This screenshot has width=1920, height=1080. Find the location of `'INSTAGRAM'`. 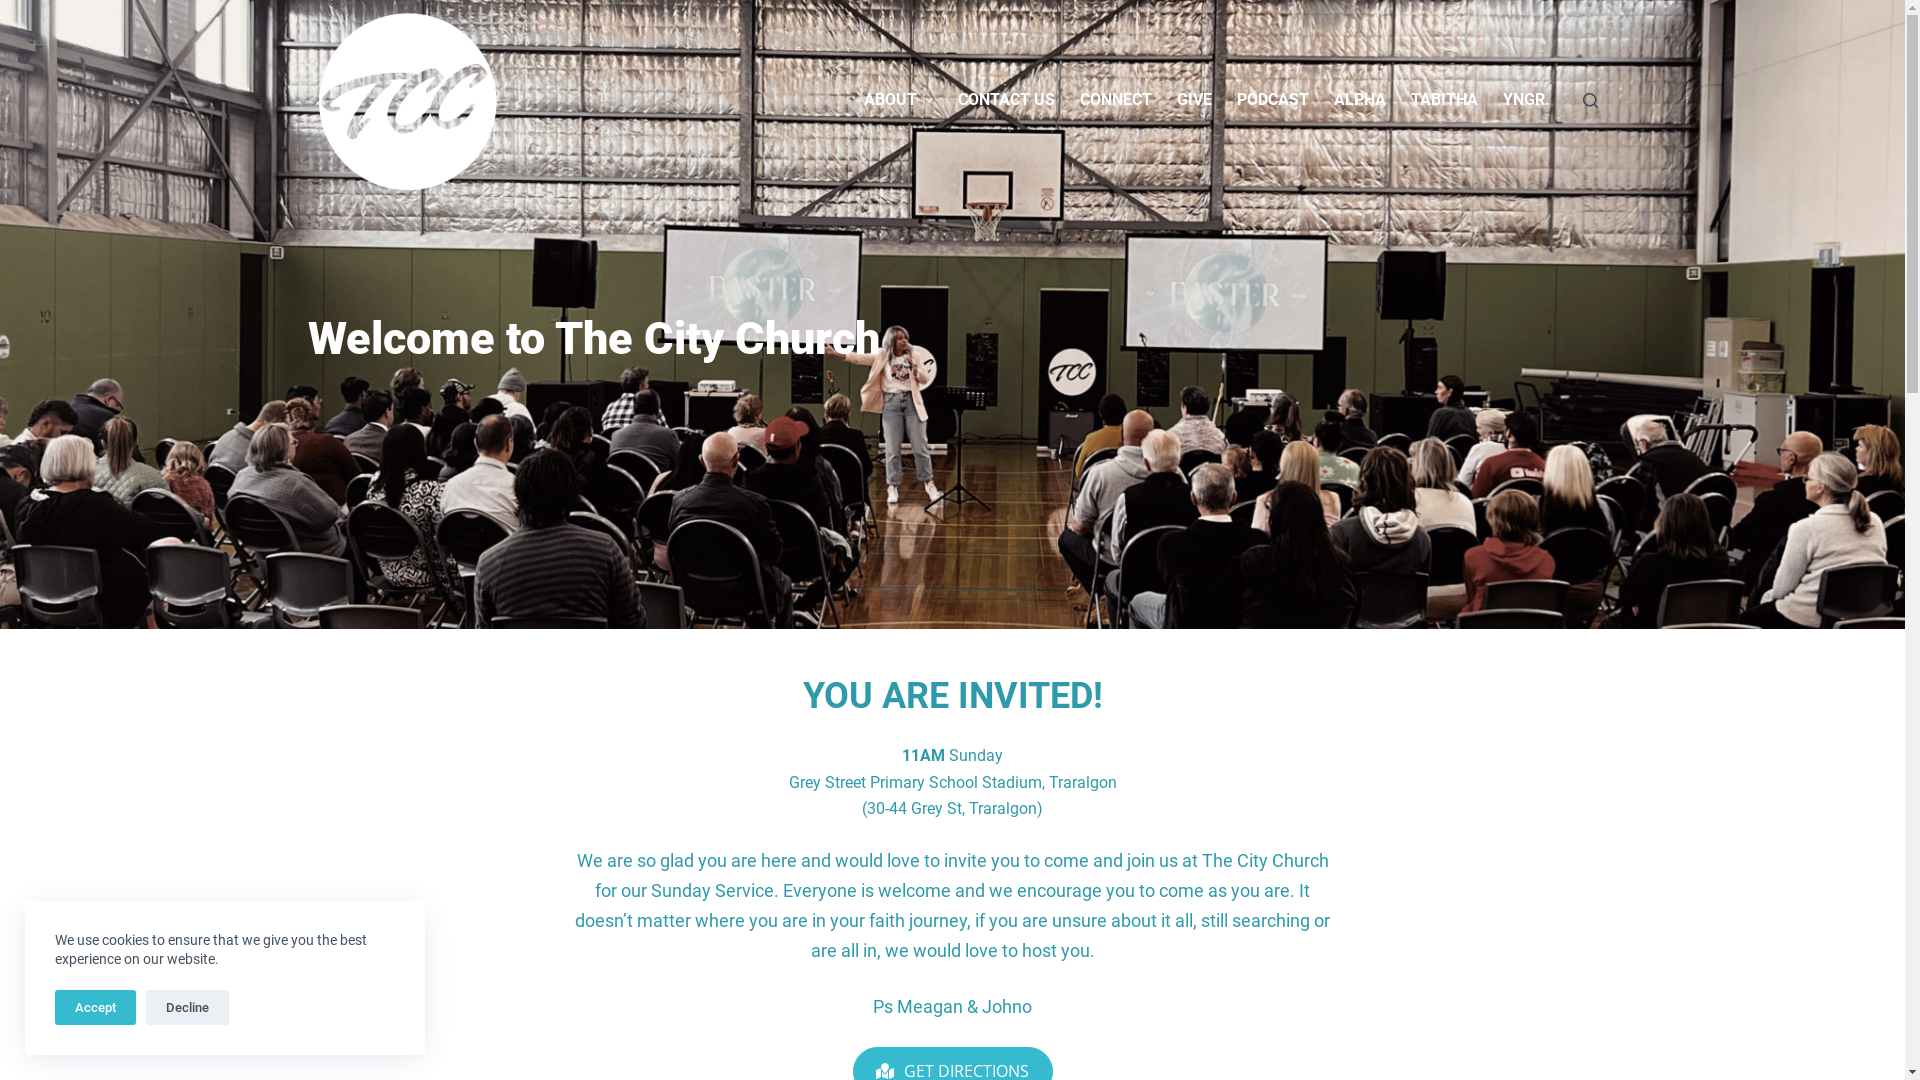

'INSTAGRAM' is located at coordinates (1538, 874).